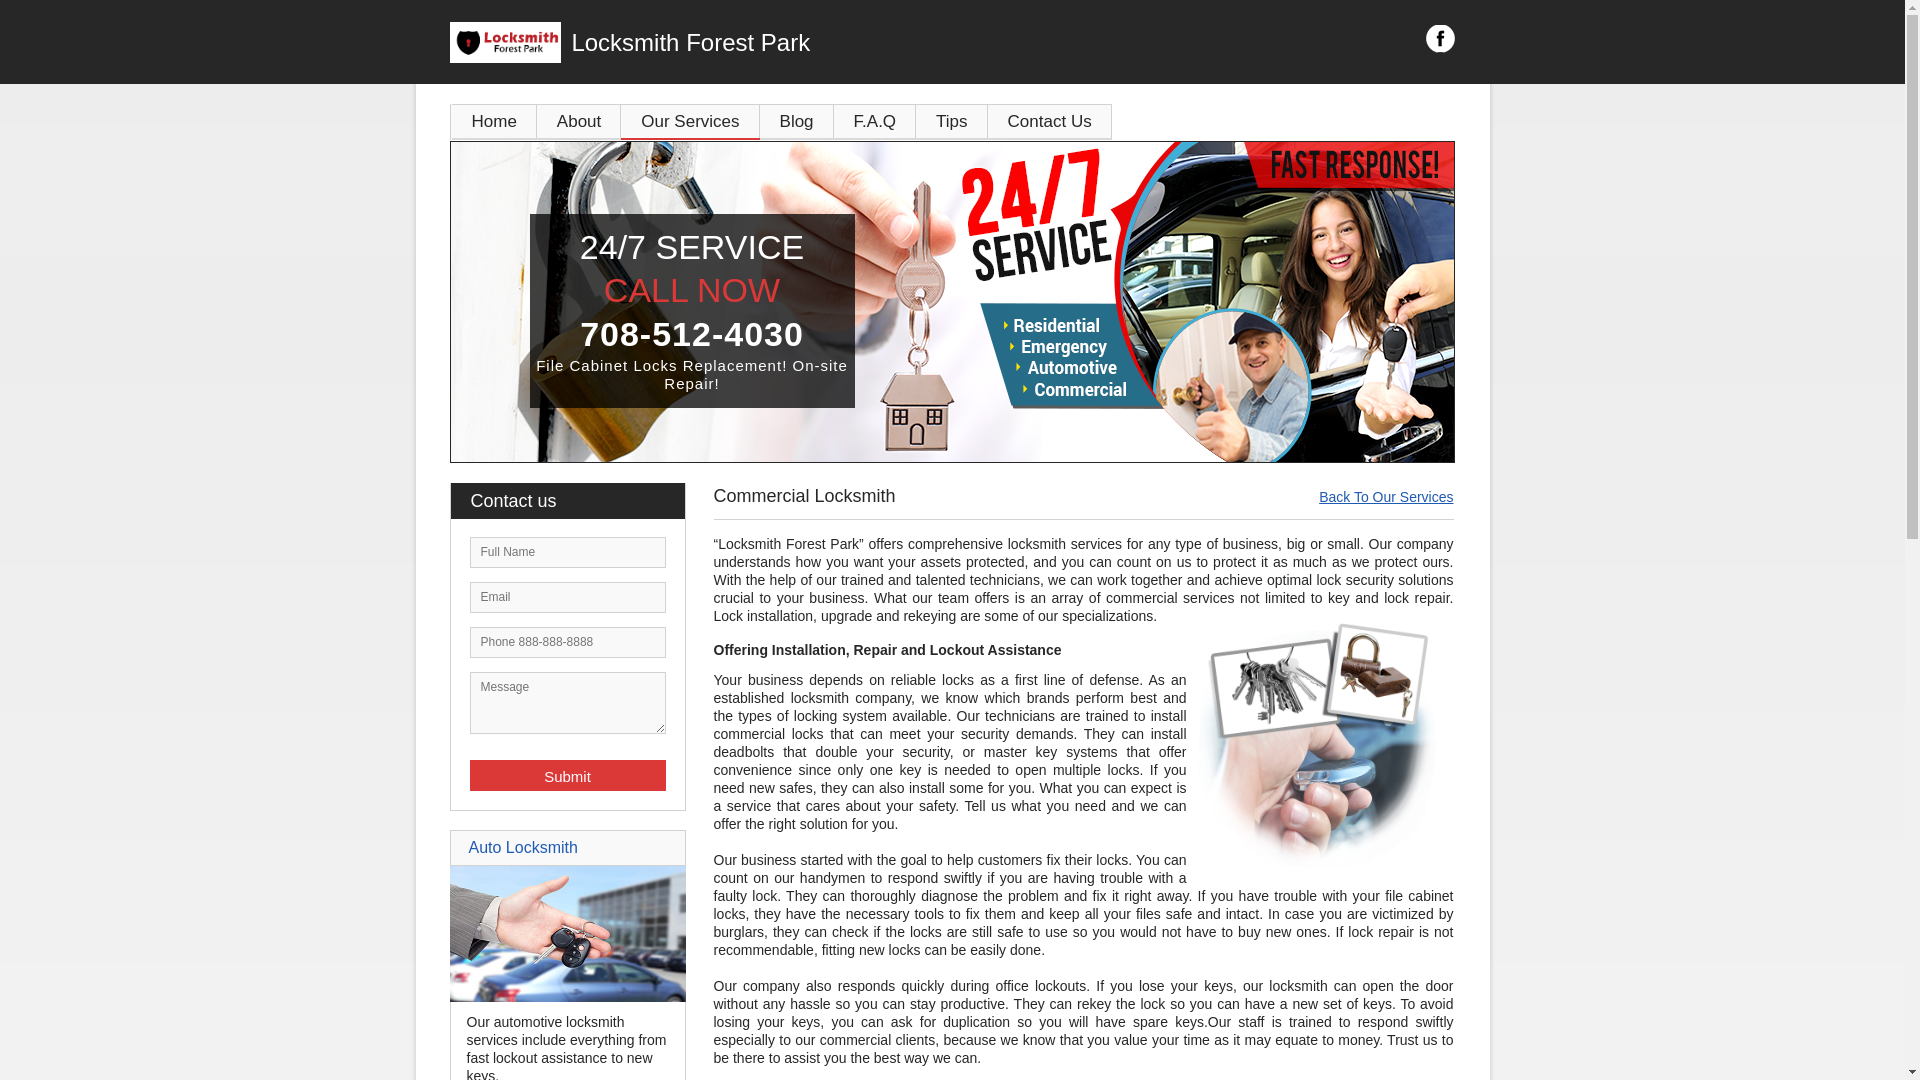 The height and width of the screenshot is (1080, 1920). What do you see at coordinates (795, 121) in the screenshot?
I see `'Blog'` at bounding box center [795, 121].